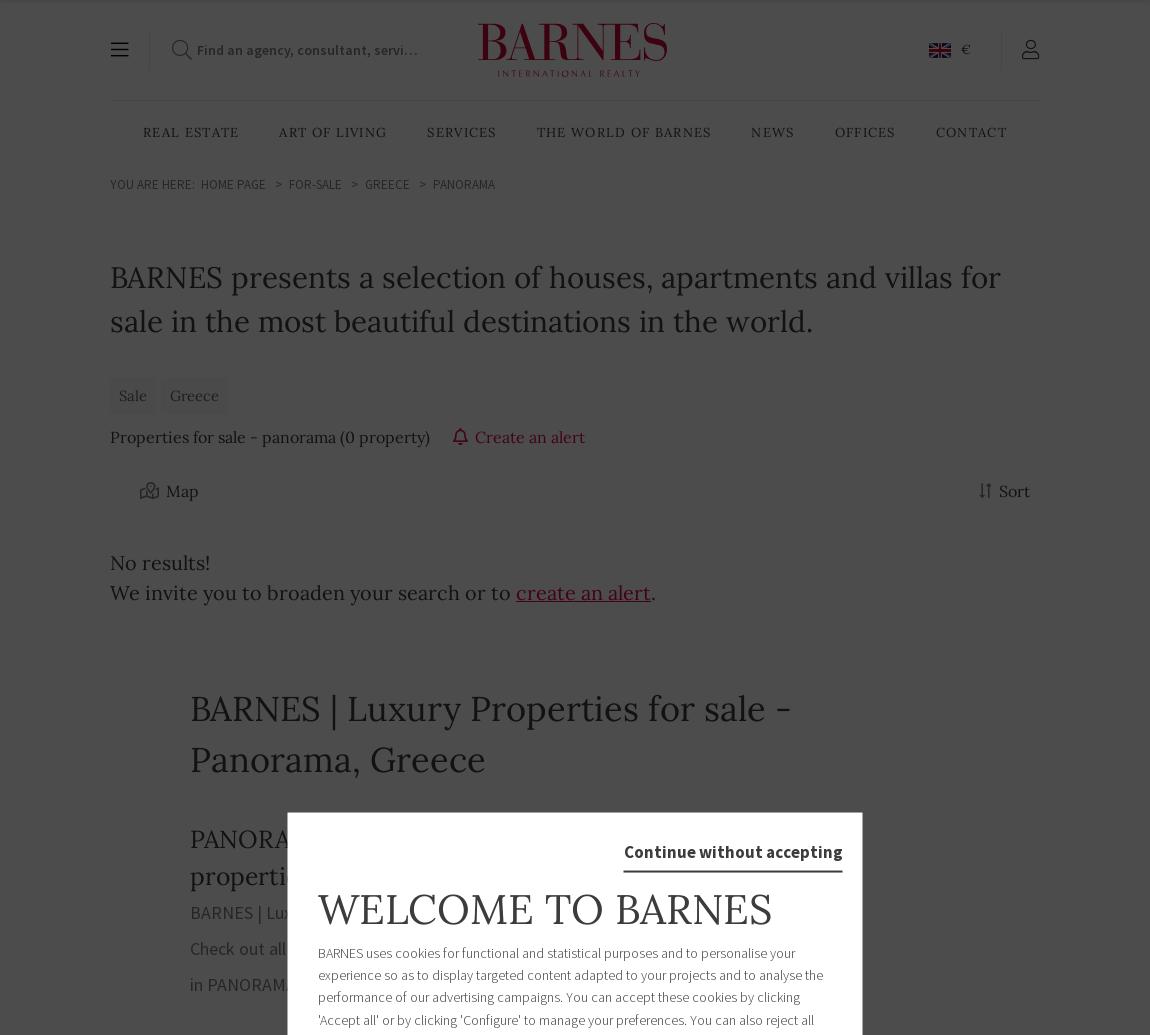 This screenshot has width=1150, height=1035. I want to click on 'Life annuities', so click(364, 318).